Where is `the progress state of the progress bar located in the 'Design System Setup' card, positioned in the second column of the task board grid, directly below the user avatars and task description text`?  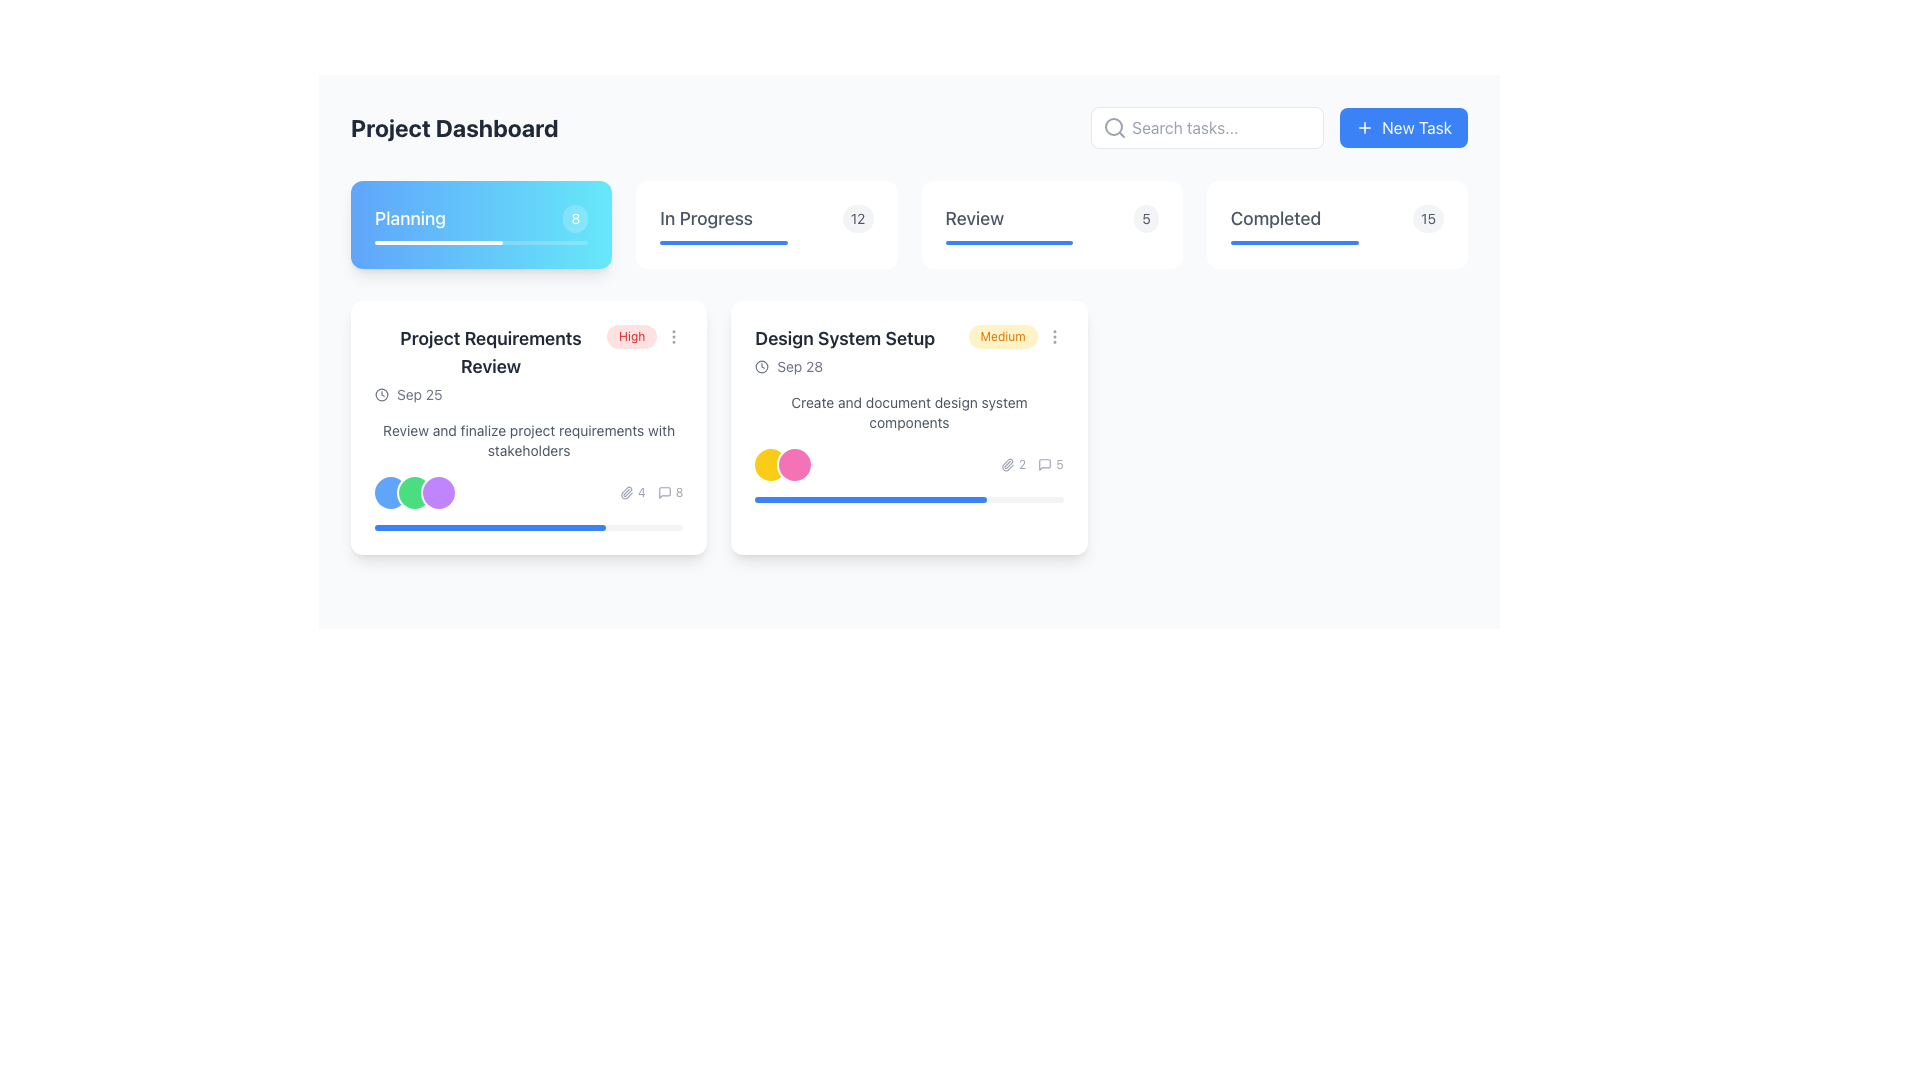 the progress state of the progress bar located in the 'Design System Setup' card, positioned in the second column of the task board grid, directly below the user avatars and task description text is located at coordinates (908, 499).